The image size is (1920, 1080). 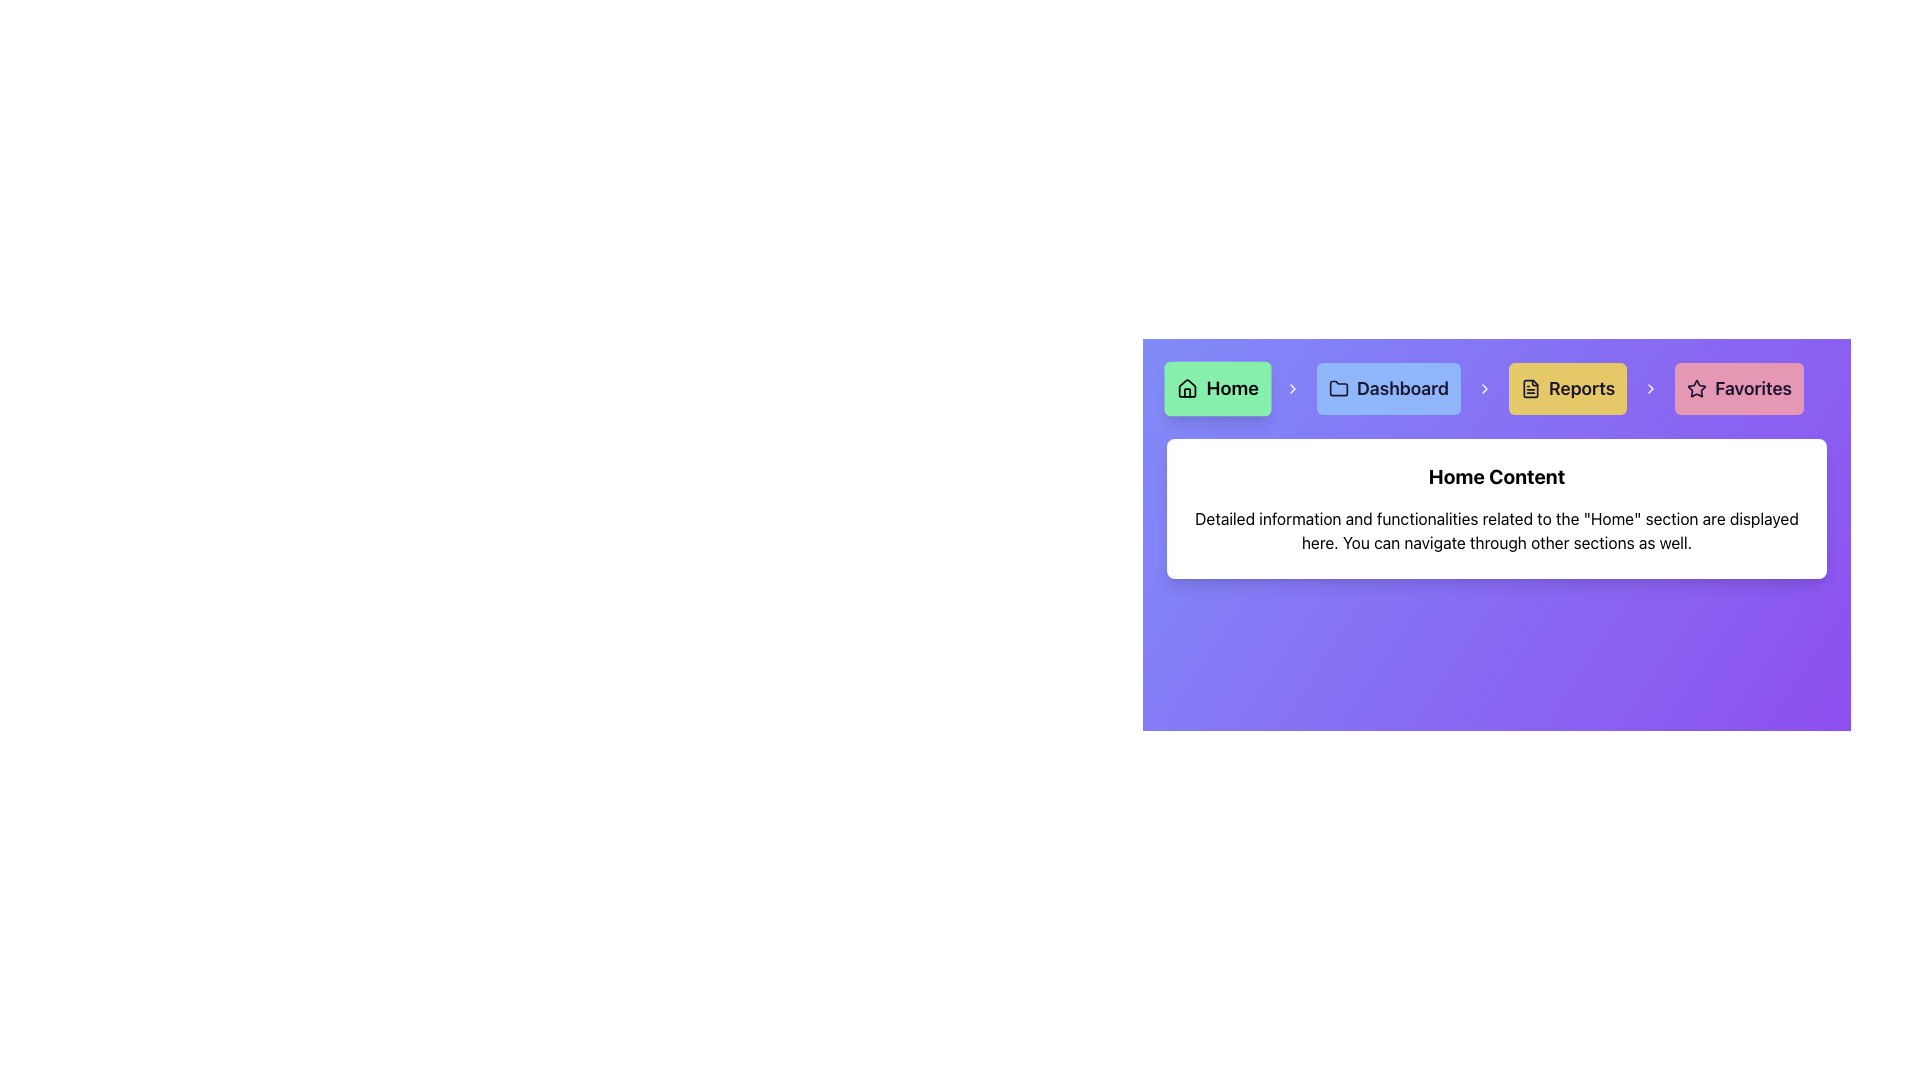 What do you see at coordinates (1696, 389) in the screenshot?
I see `the 'Favorites' button which contains the Decorative Icon represented by a star icon with a bold outline, located at the top-right corner of the navigation bar` at bounding box center [1696, 389].